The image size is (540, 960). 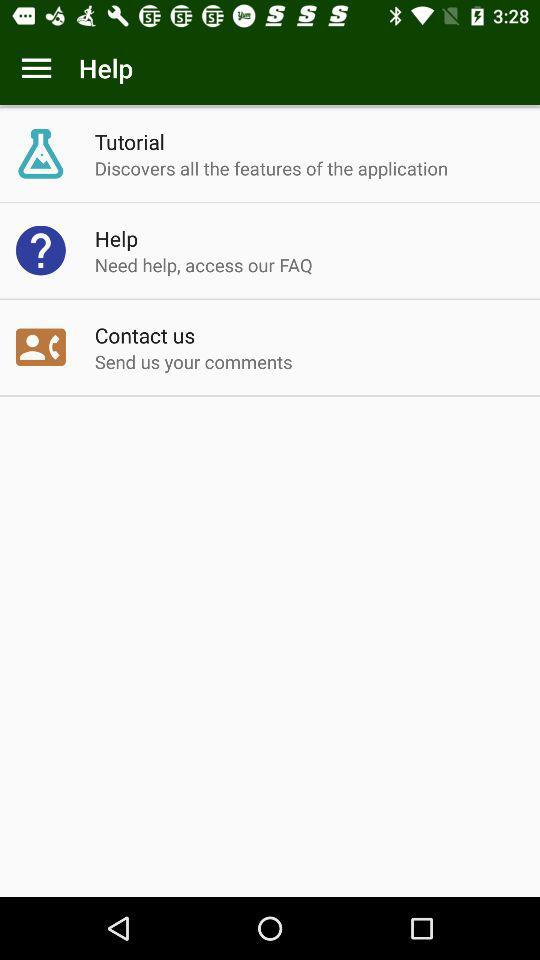 I want to click on the app next to the help item, so click(x=36, y=68).